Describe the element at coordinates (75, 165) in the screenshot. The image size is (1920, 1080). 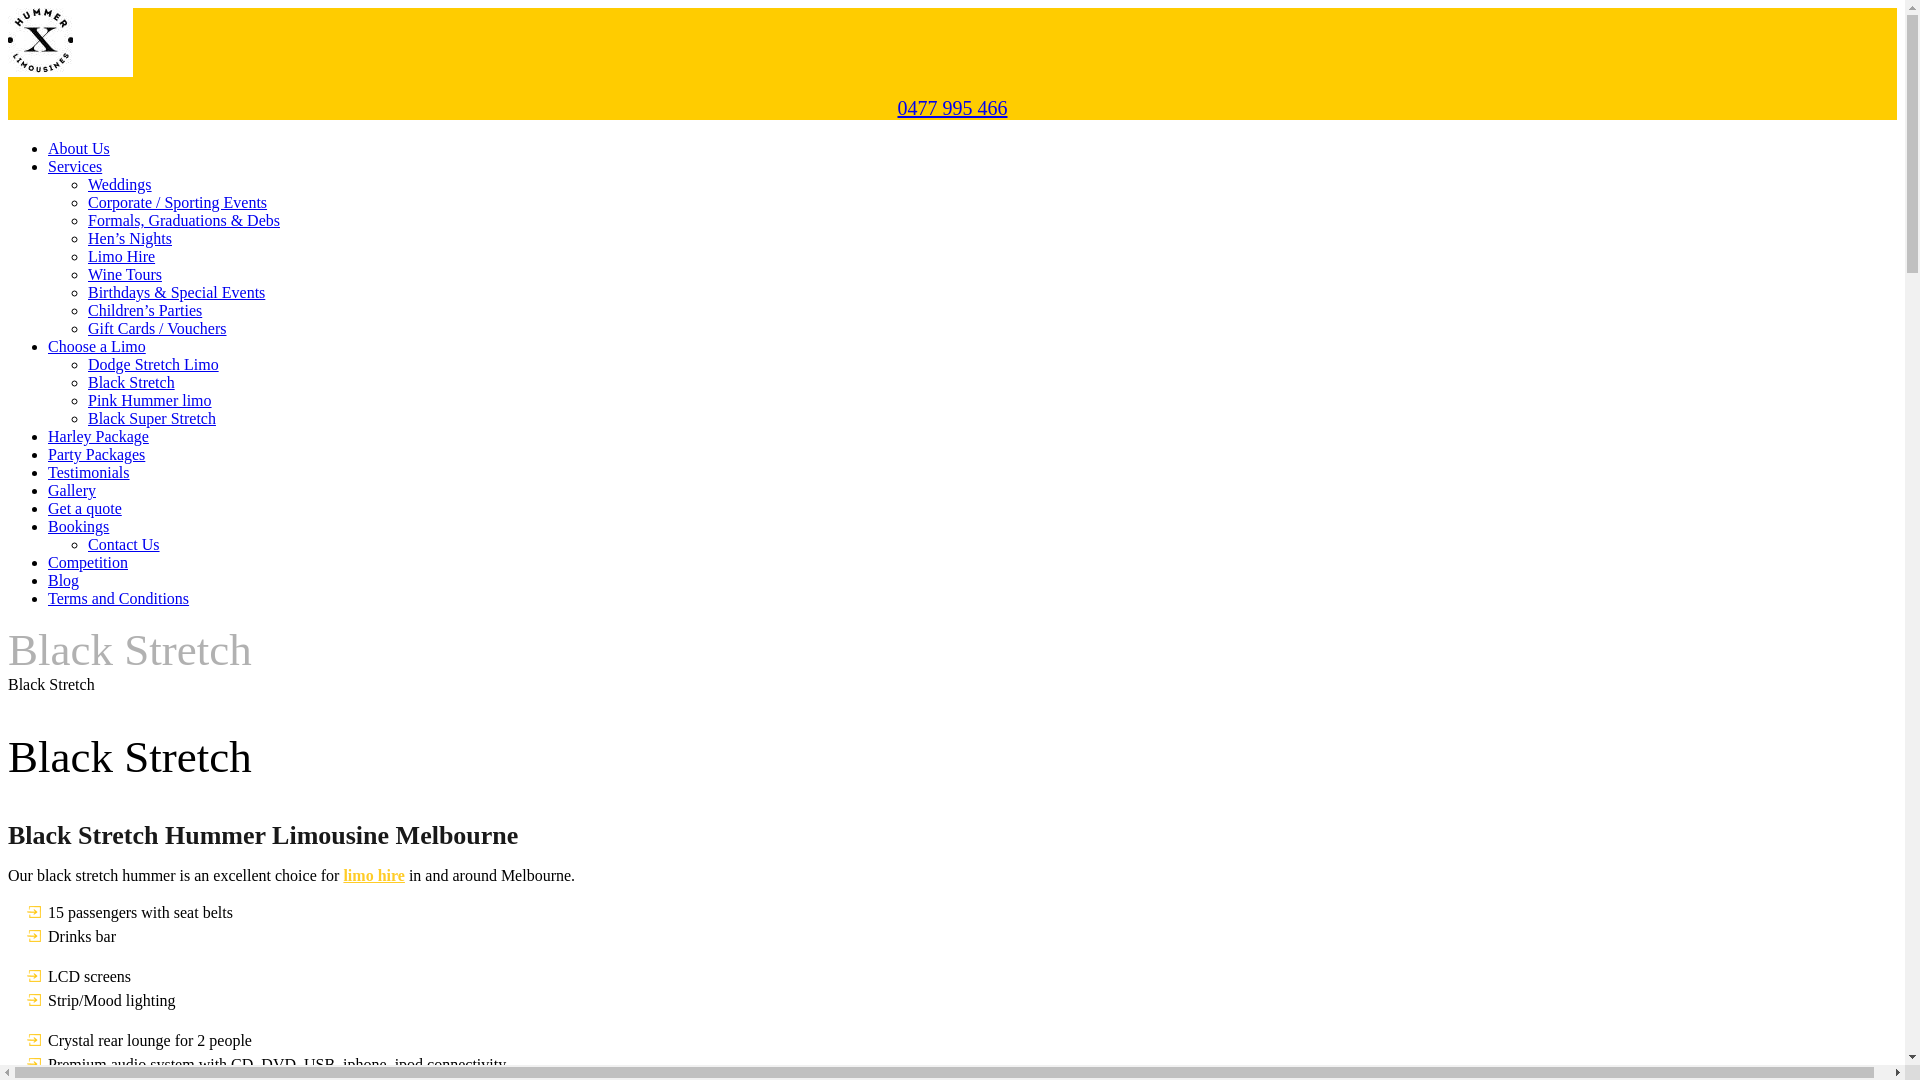
I see `'Services'` at that location.